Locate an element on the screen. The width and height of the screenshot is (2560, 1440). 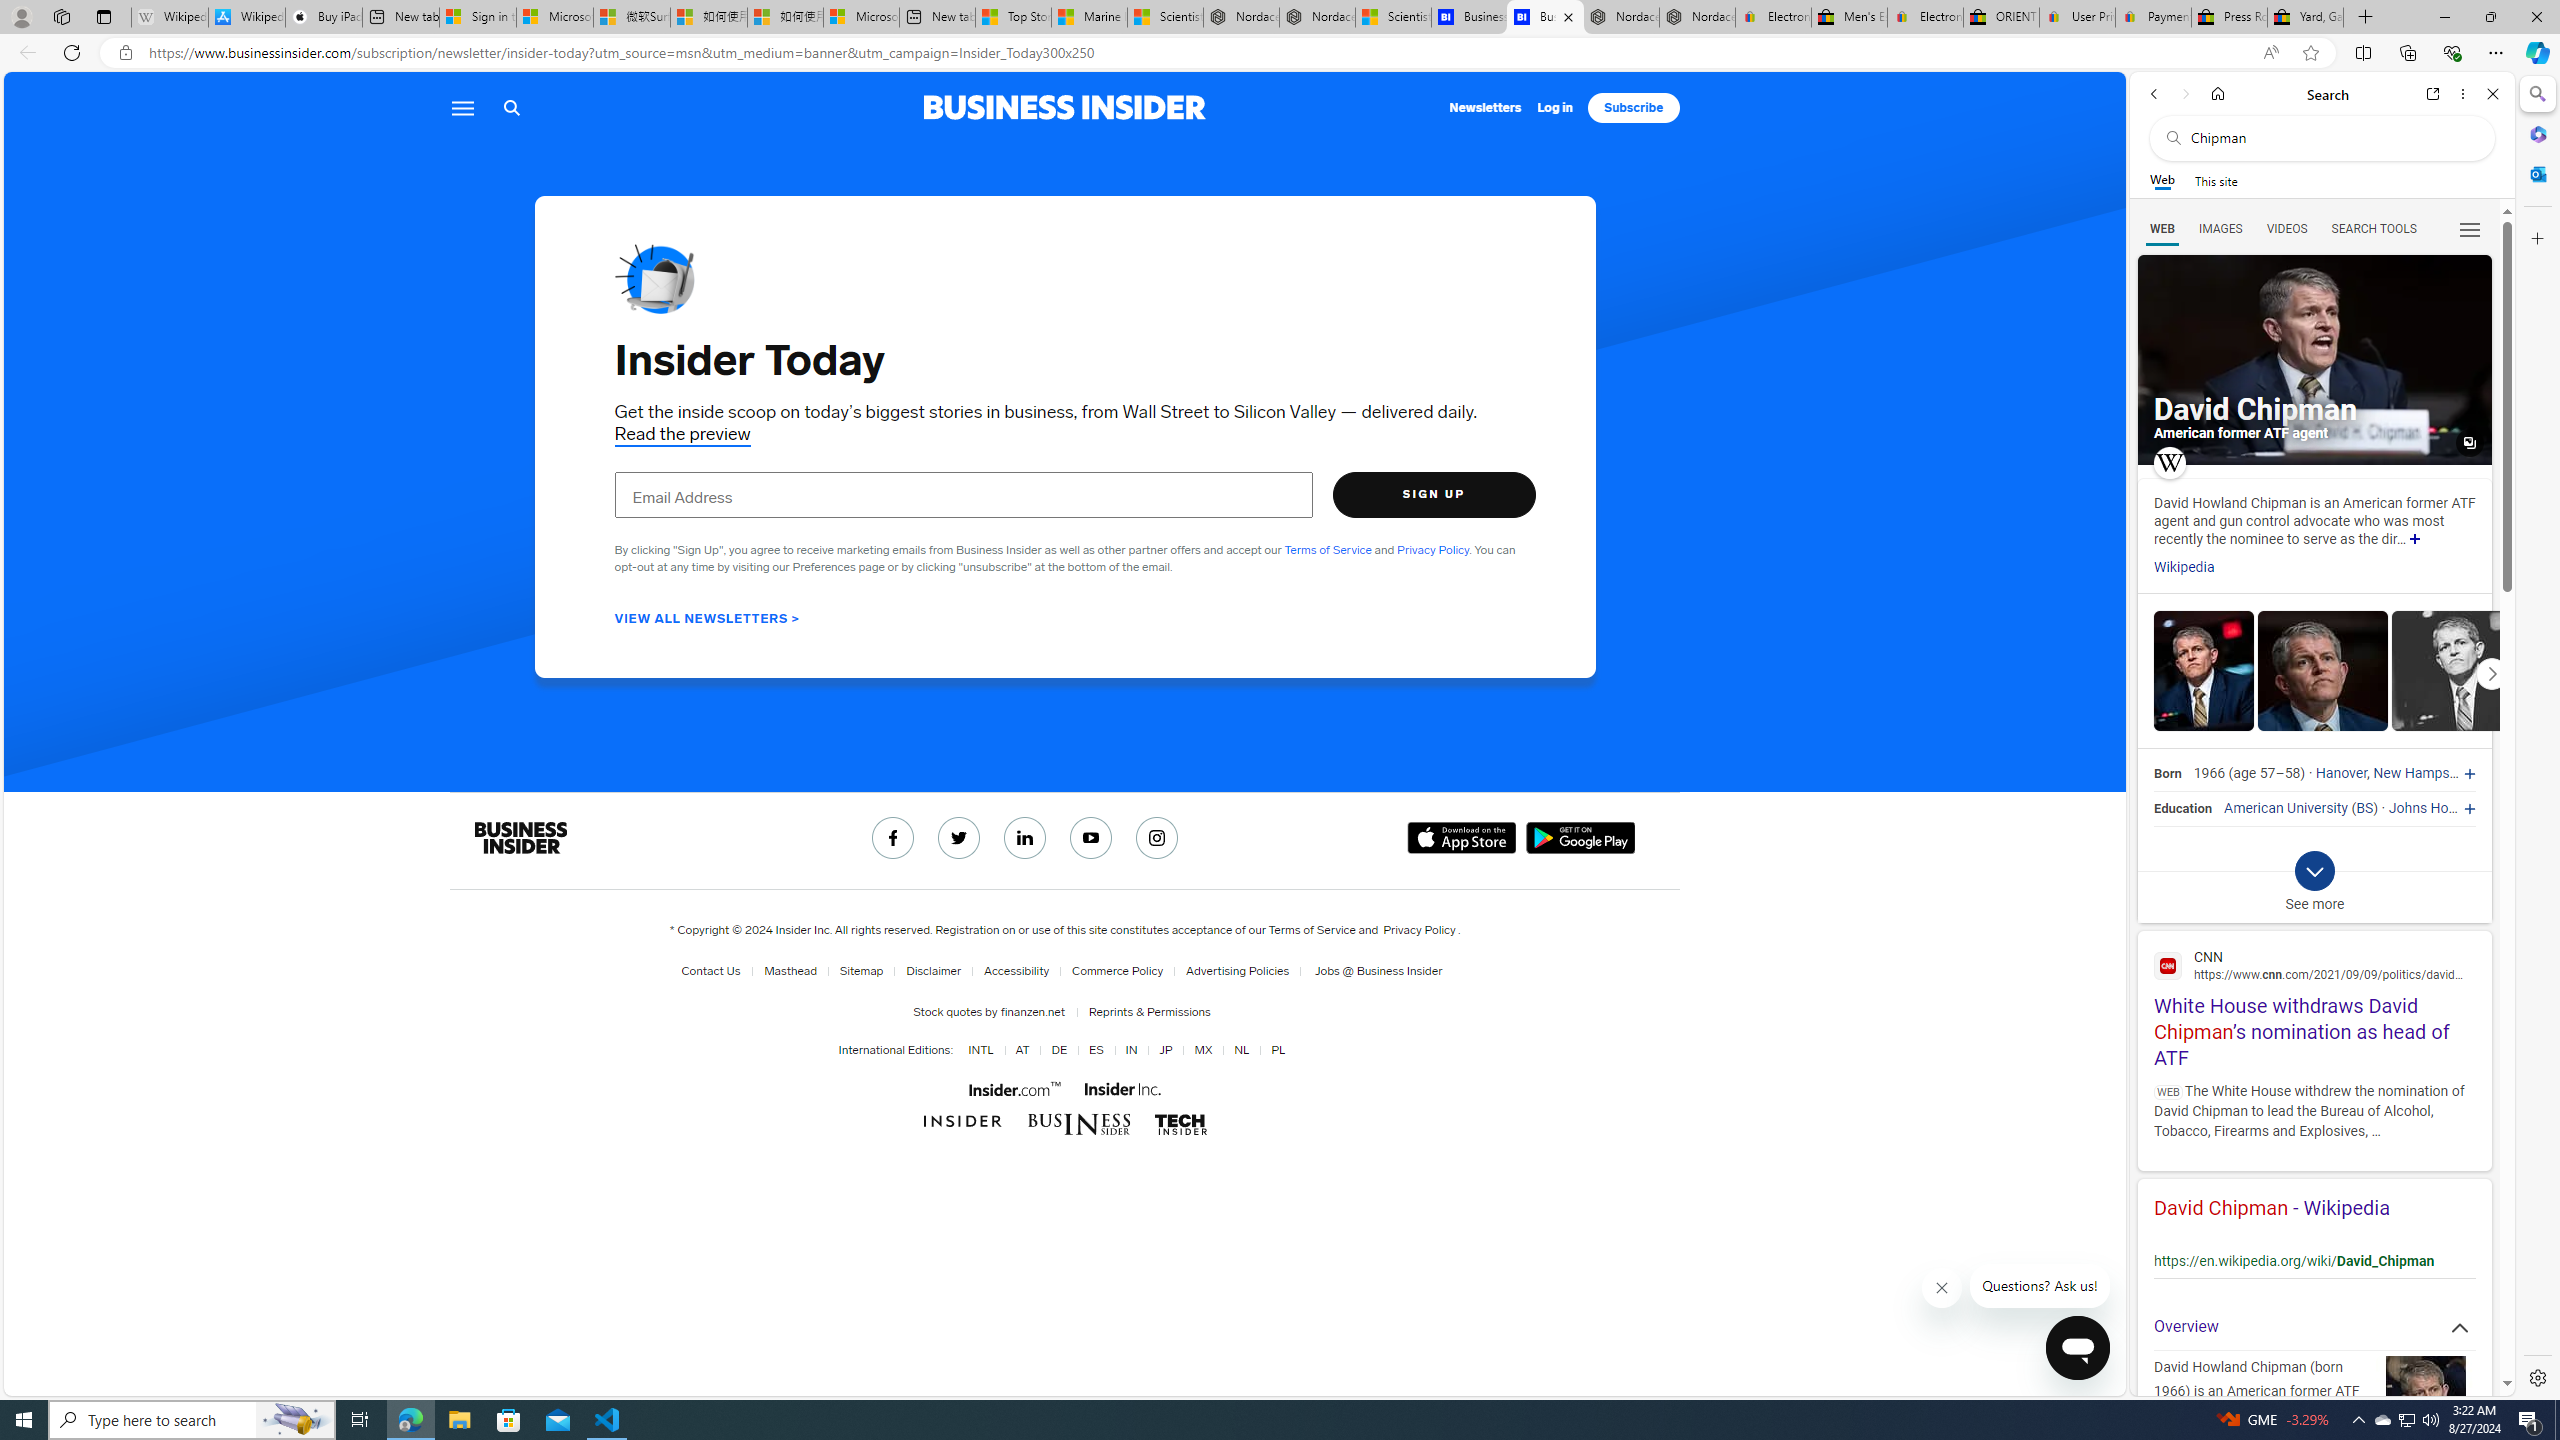
'Jobs @ Business Insider' is located at coordinates (1371, 970).